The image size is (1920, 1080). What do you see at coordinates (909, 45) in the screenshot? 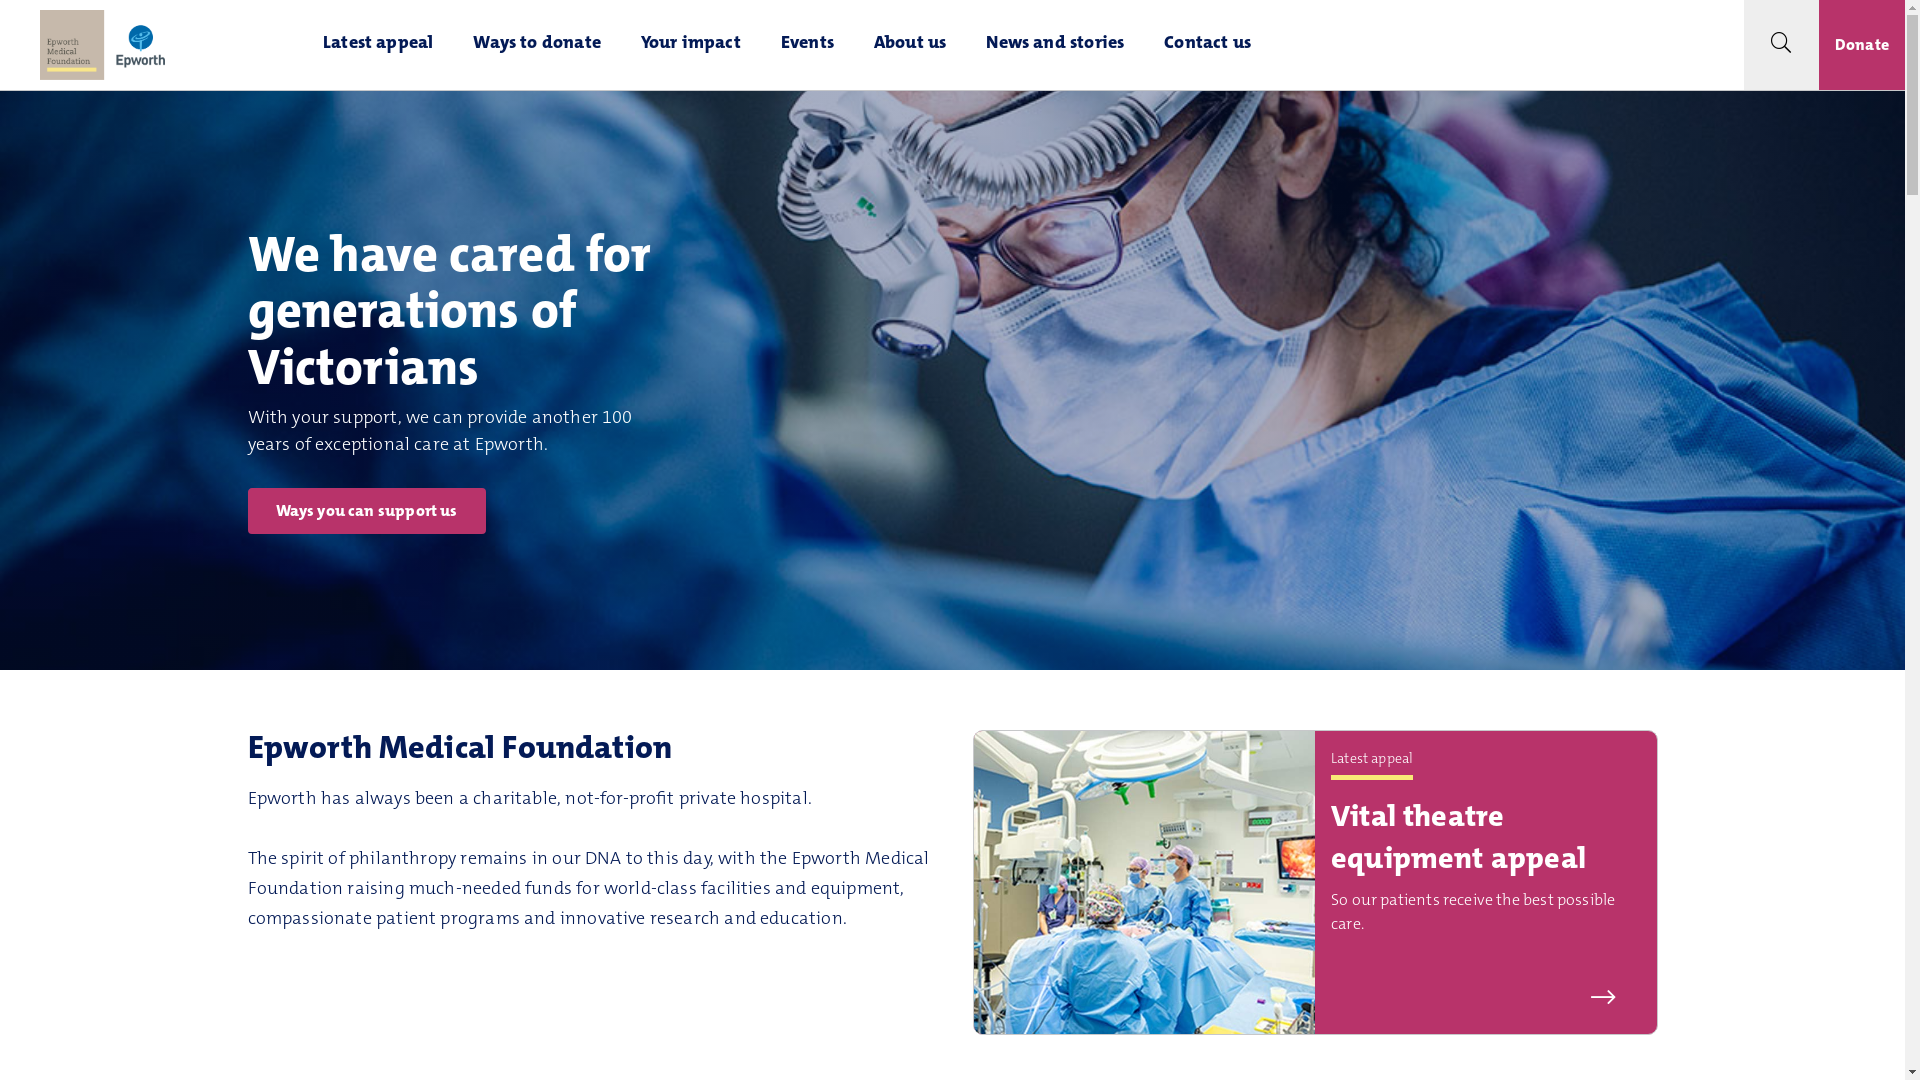
I see `'About us'` at bounding box center [909, 45].